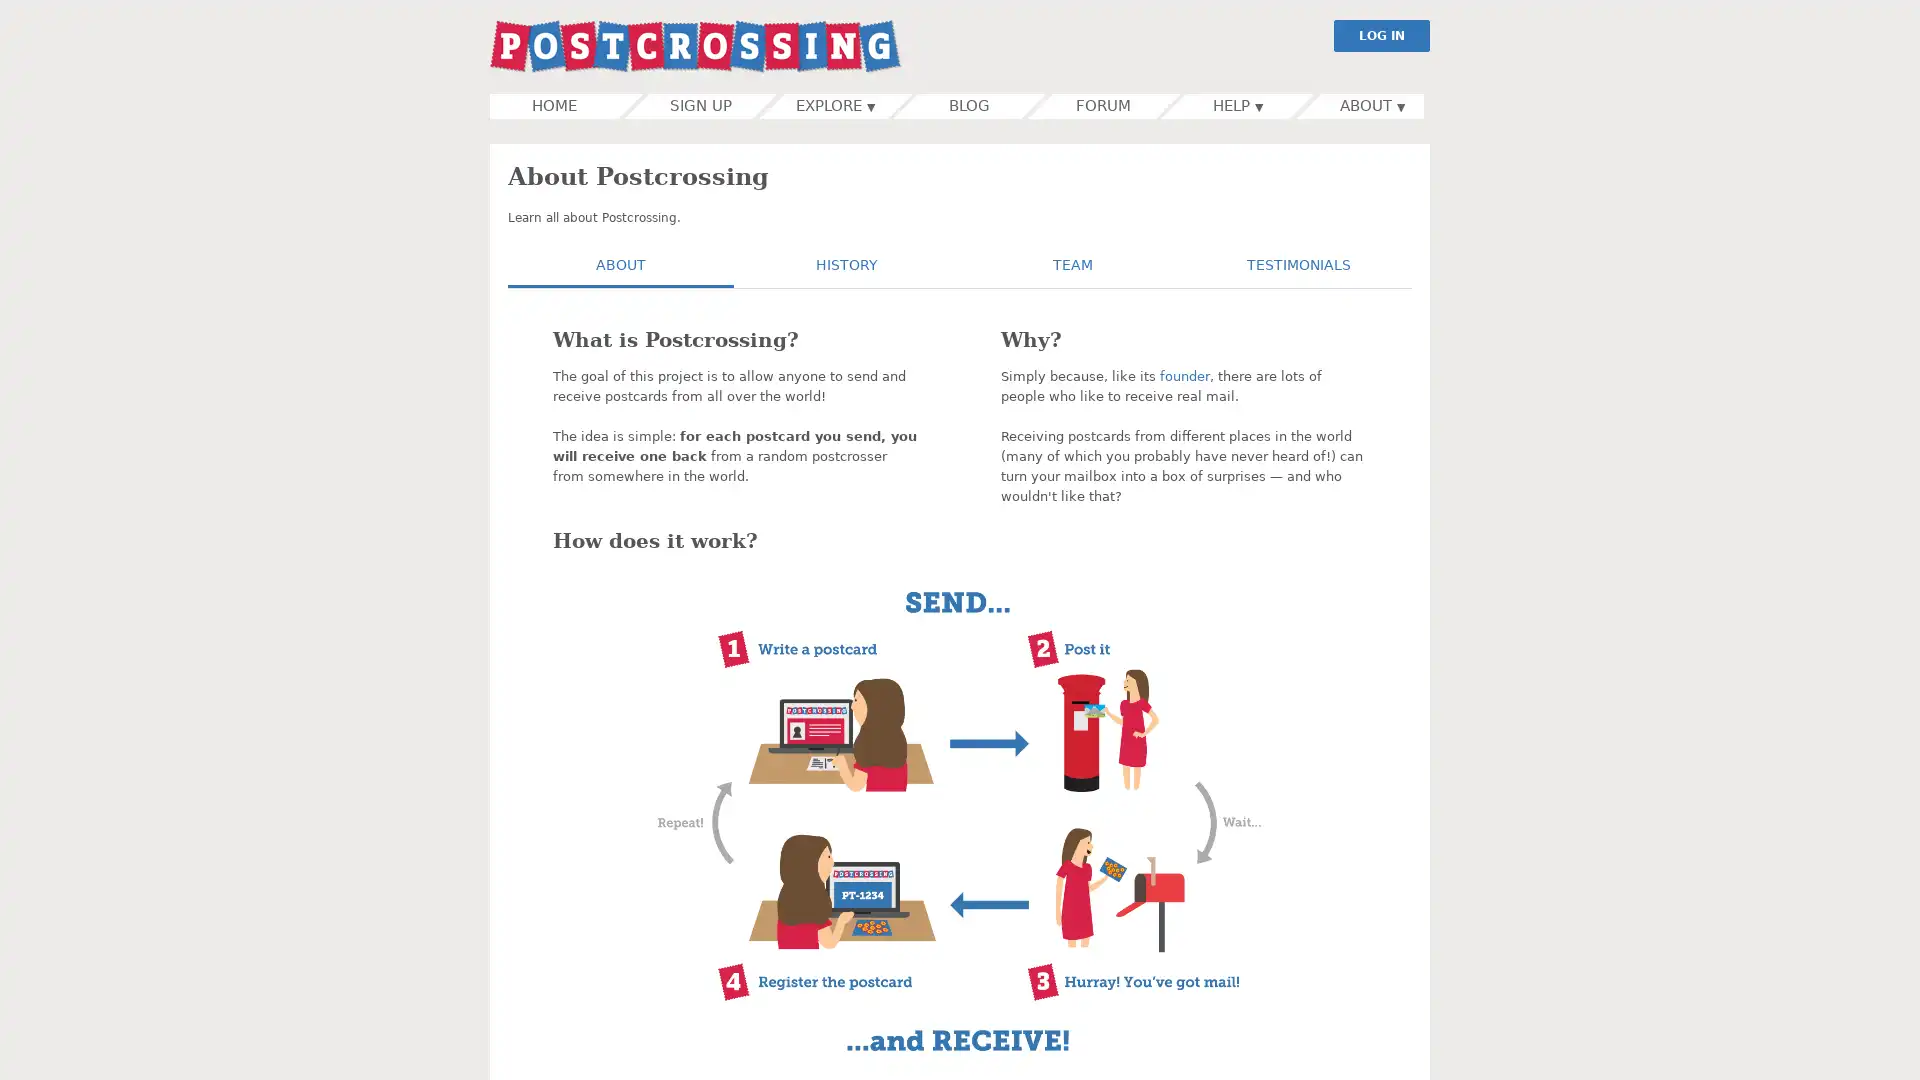 The width and height of the screenshot is (1920, 1080). What do you see at coordinates (1381, 35) in the screenshot?
I see `LOG IN` at bounding box center [1381, 35].